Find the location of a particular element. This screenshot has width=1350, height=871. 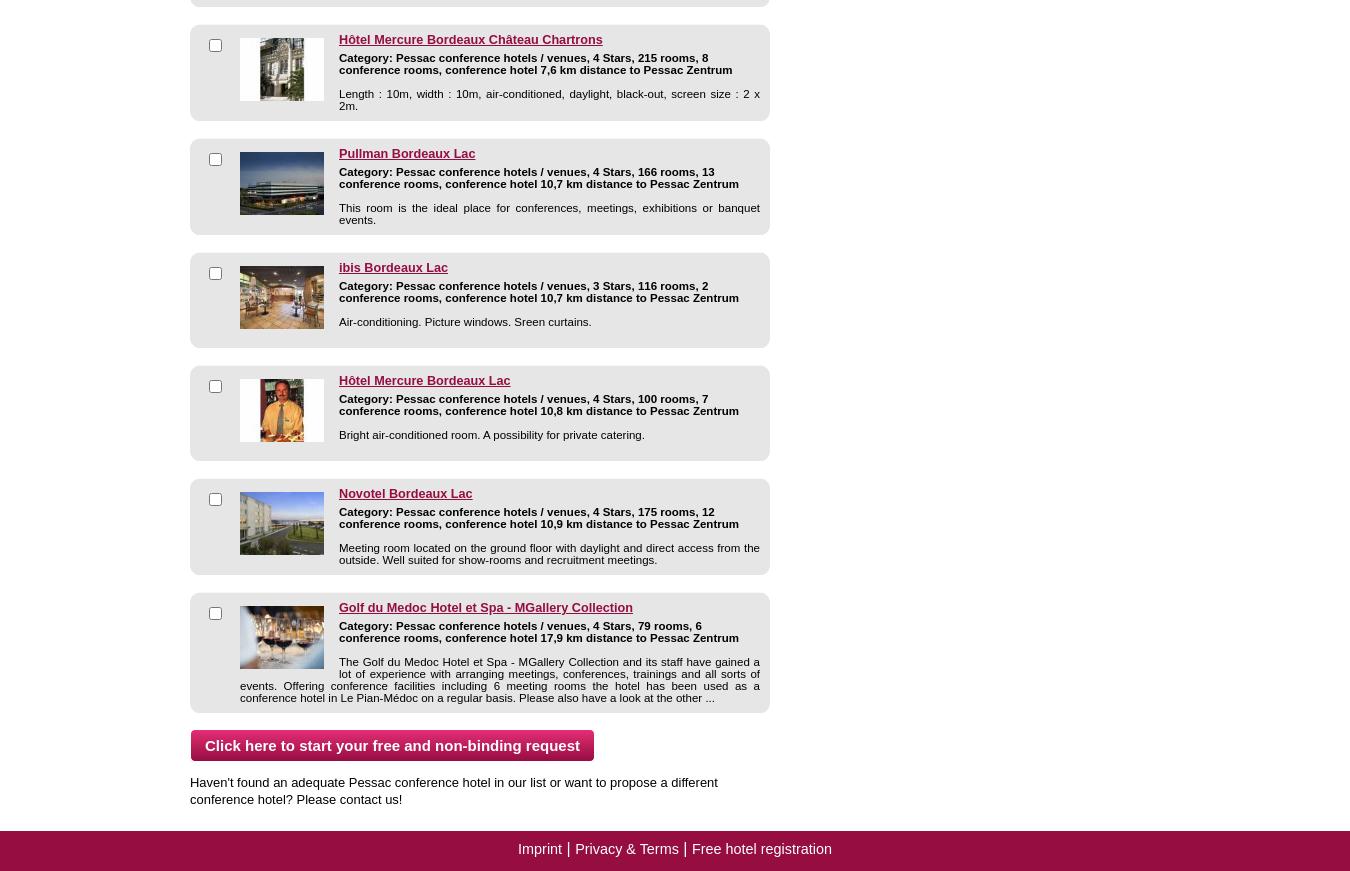

'This room is the ideal place for conferences, meetings, exhibitions or banquet events.' is located at coordinates (548, 214).